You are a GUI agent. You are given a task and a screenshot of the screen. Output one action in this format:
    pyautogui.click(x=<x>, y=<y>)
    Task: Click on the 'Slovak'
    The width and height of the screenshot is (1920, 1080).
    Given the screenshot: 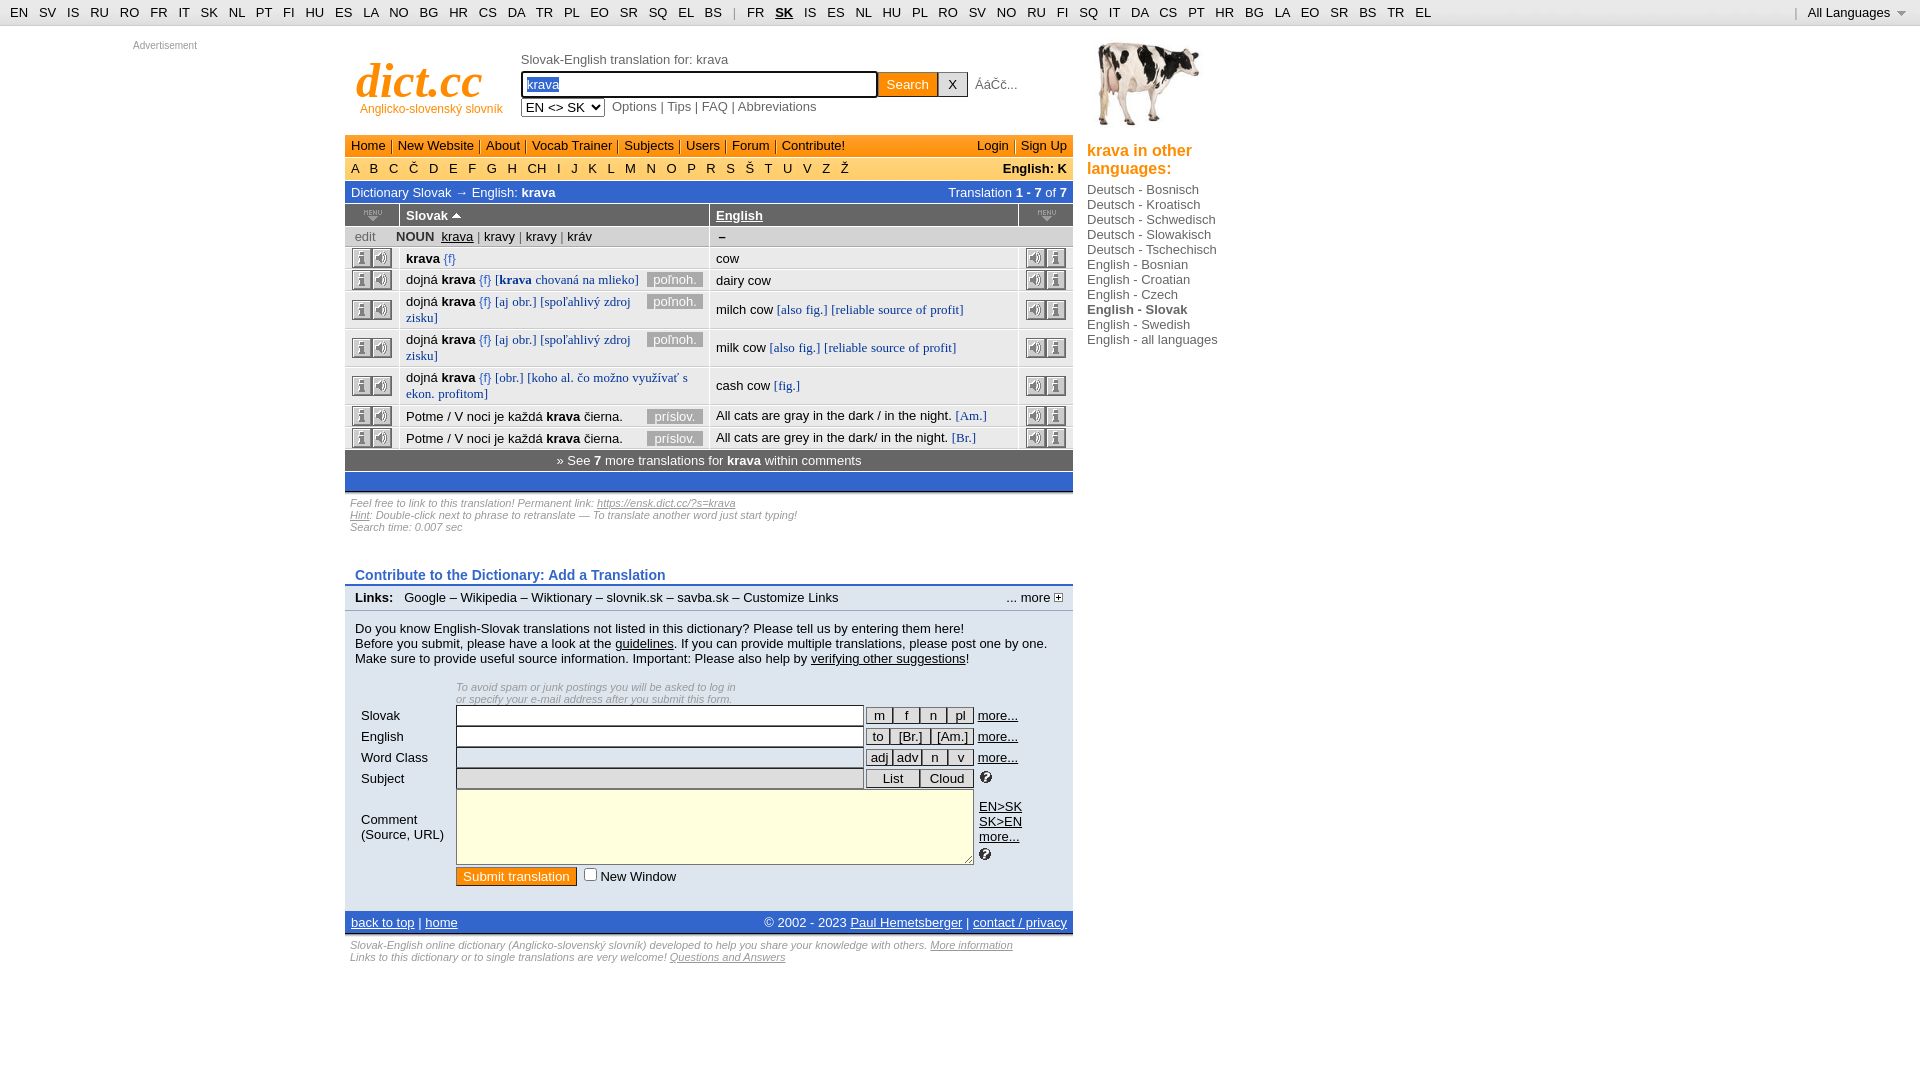 What is the action you would take?
    pyautogui.click(x=380, y=714)
    